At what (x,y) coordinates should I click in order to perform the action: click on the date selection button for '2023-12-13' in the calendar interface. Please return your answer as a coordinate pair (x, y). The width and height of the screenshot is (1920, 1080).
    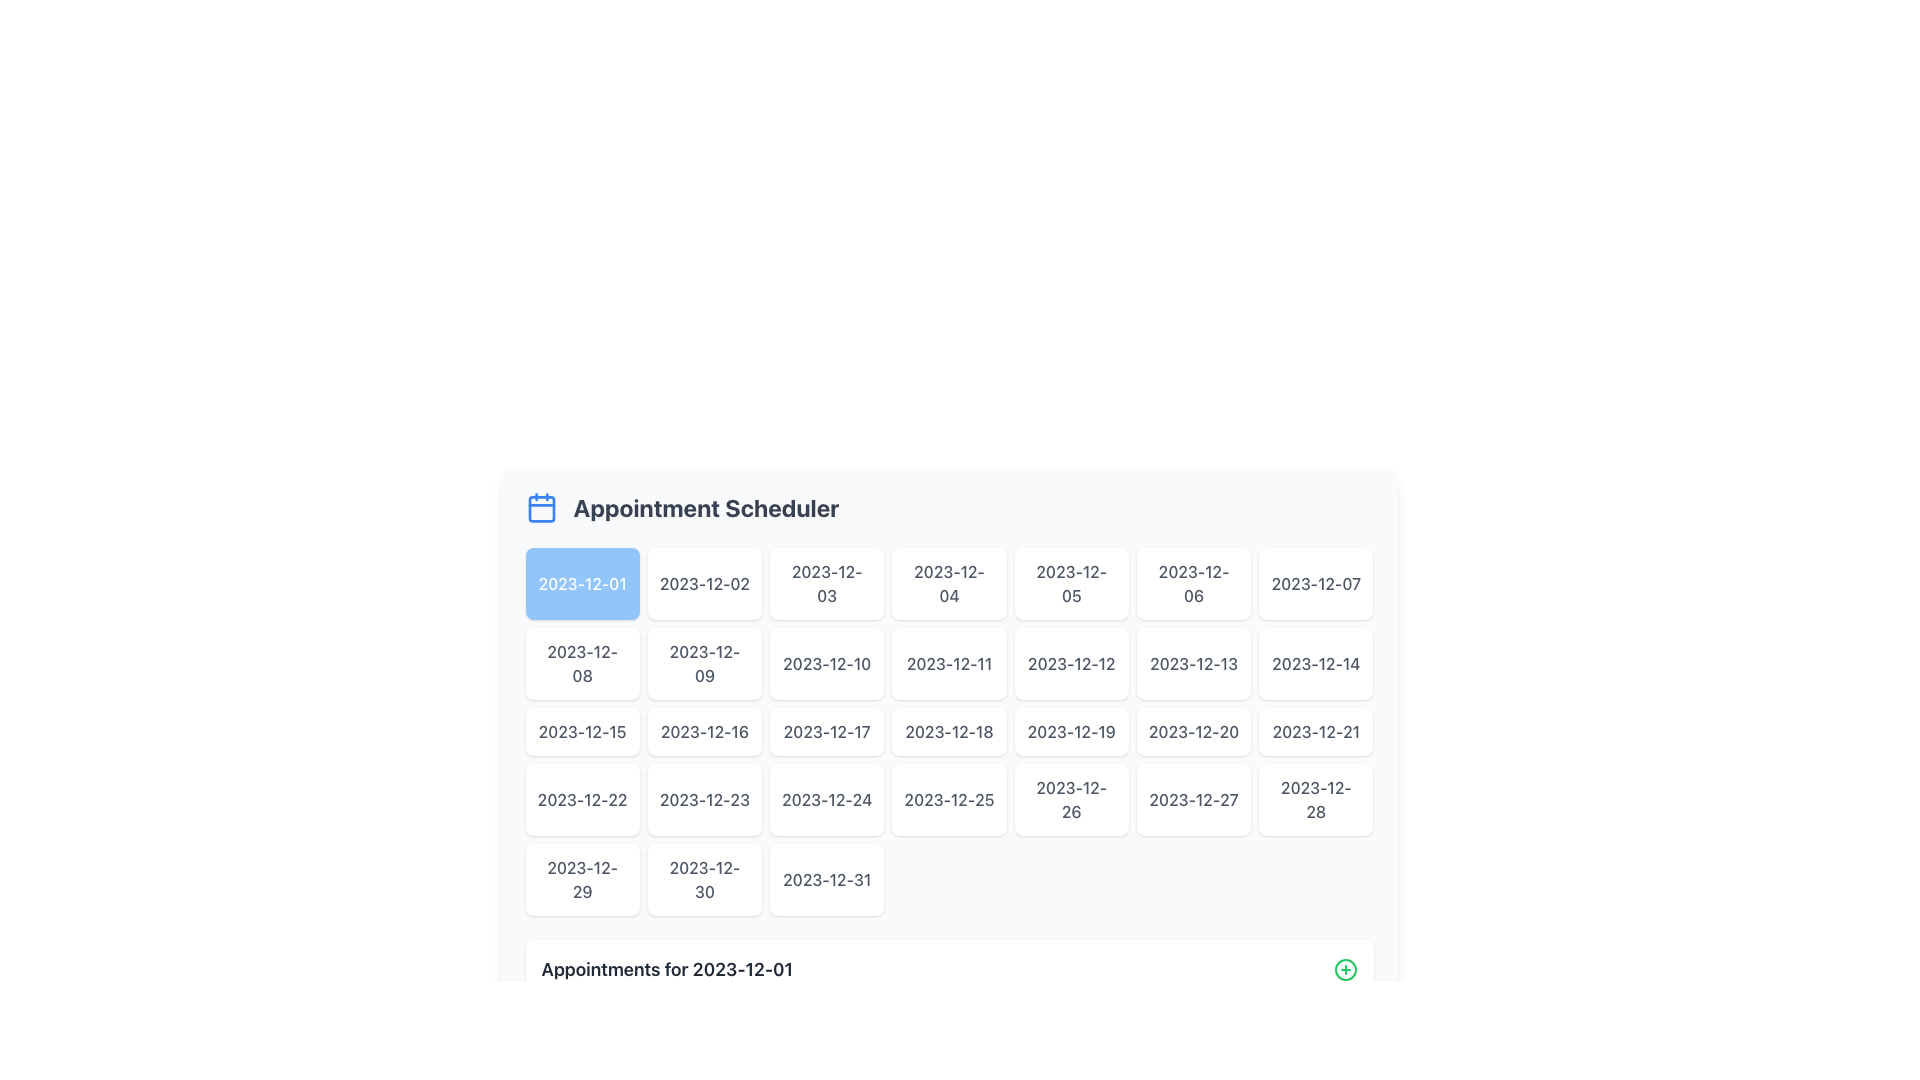
    Looking at the image, I should click on (1194, 663).